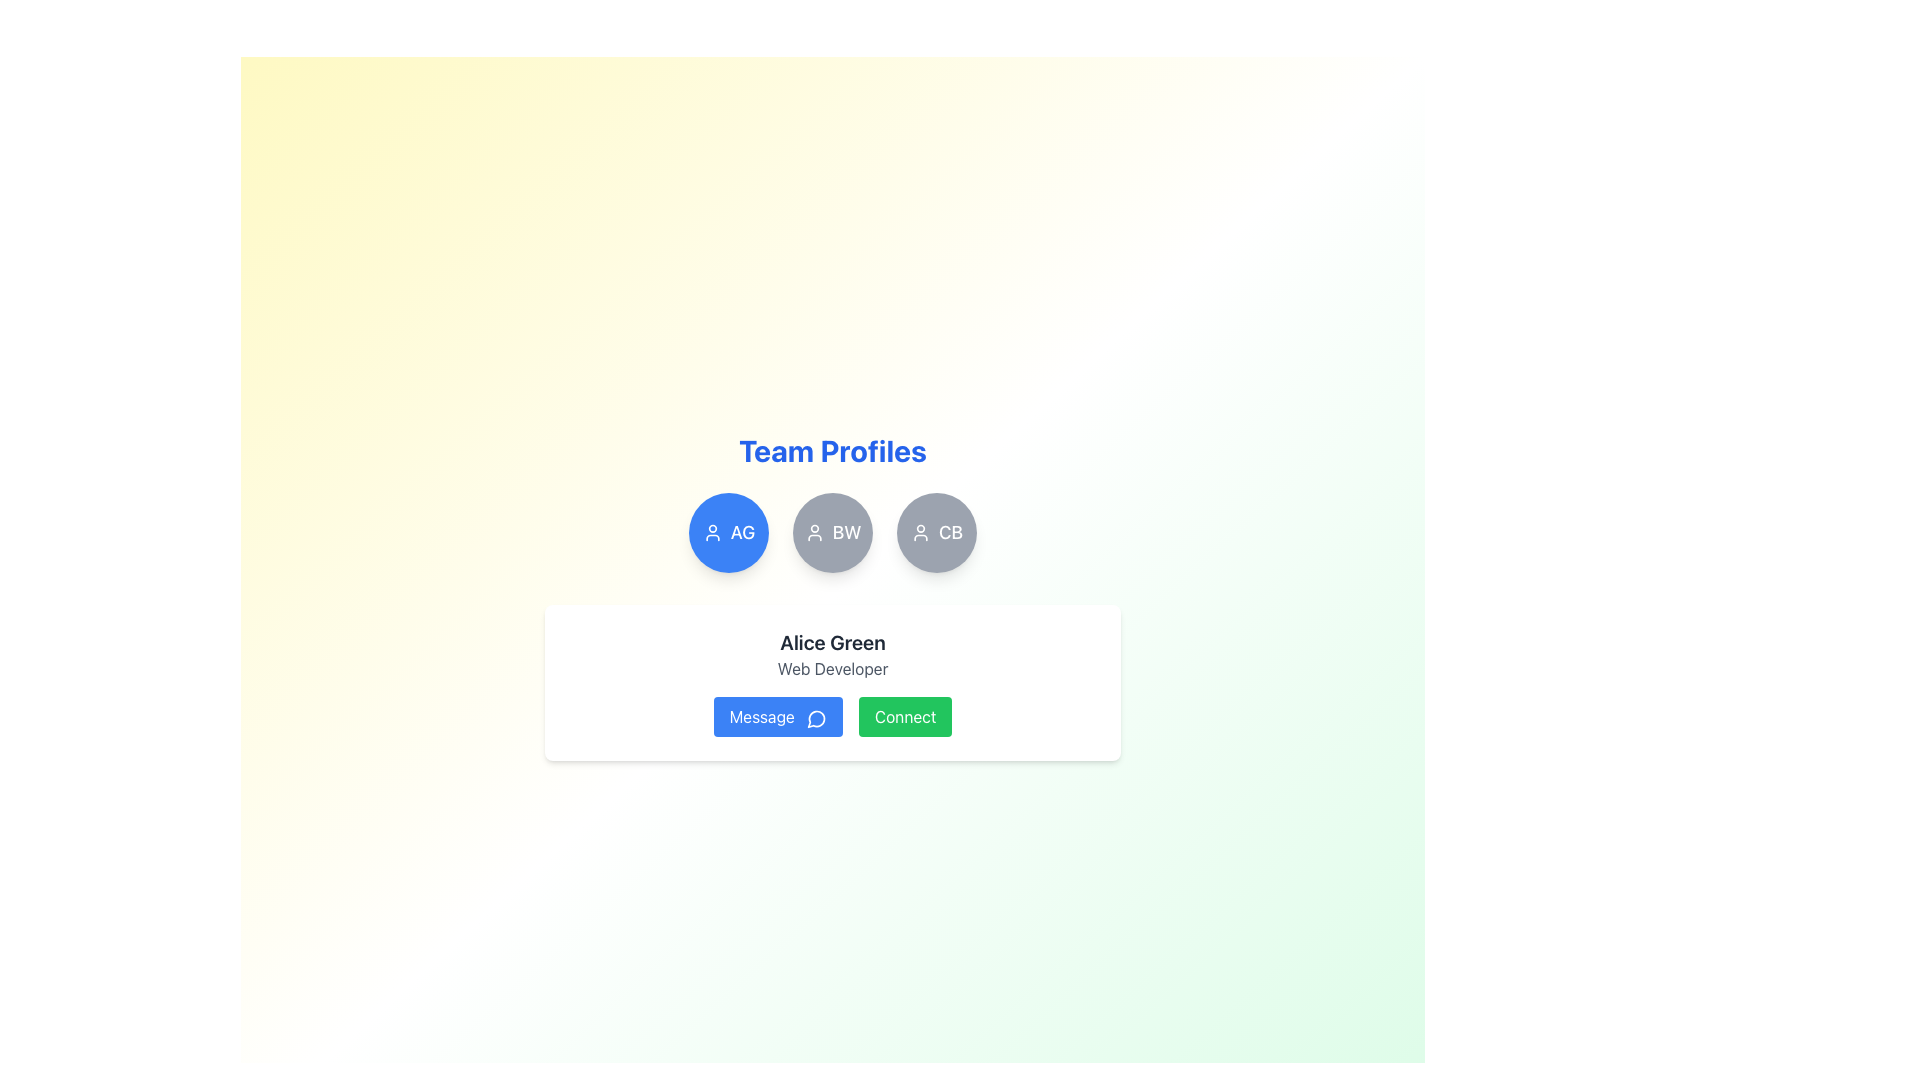 Image resolution: width=1920 pixels, height=1080 pixels. Describe the element at coordinates (833, 668) in the screenshot. I see `the text block labeled 'Web Developer' in gray font, which is positioned directly under 'Alice Green' within a white card` at that location.